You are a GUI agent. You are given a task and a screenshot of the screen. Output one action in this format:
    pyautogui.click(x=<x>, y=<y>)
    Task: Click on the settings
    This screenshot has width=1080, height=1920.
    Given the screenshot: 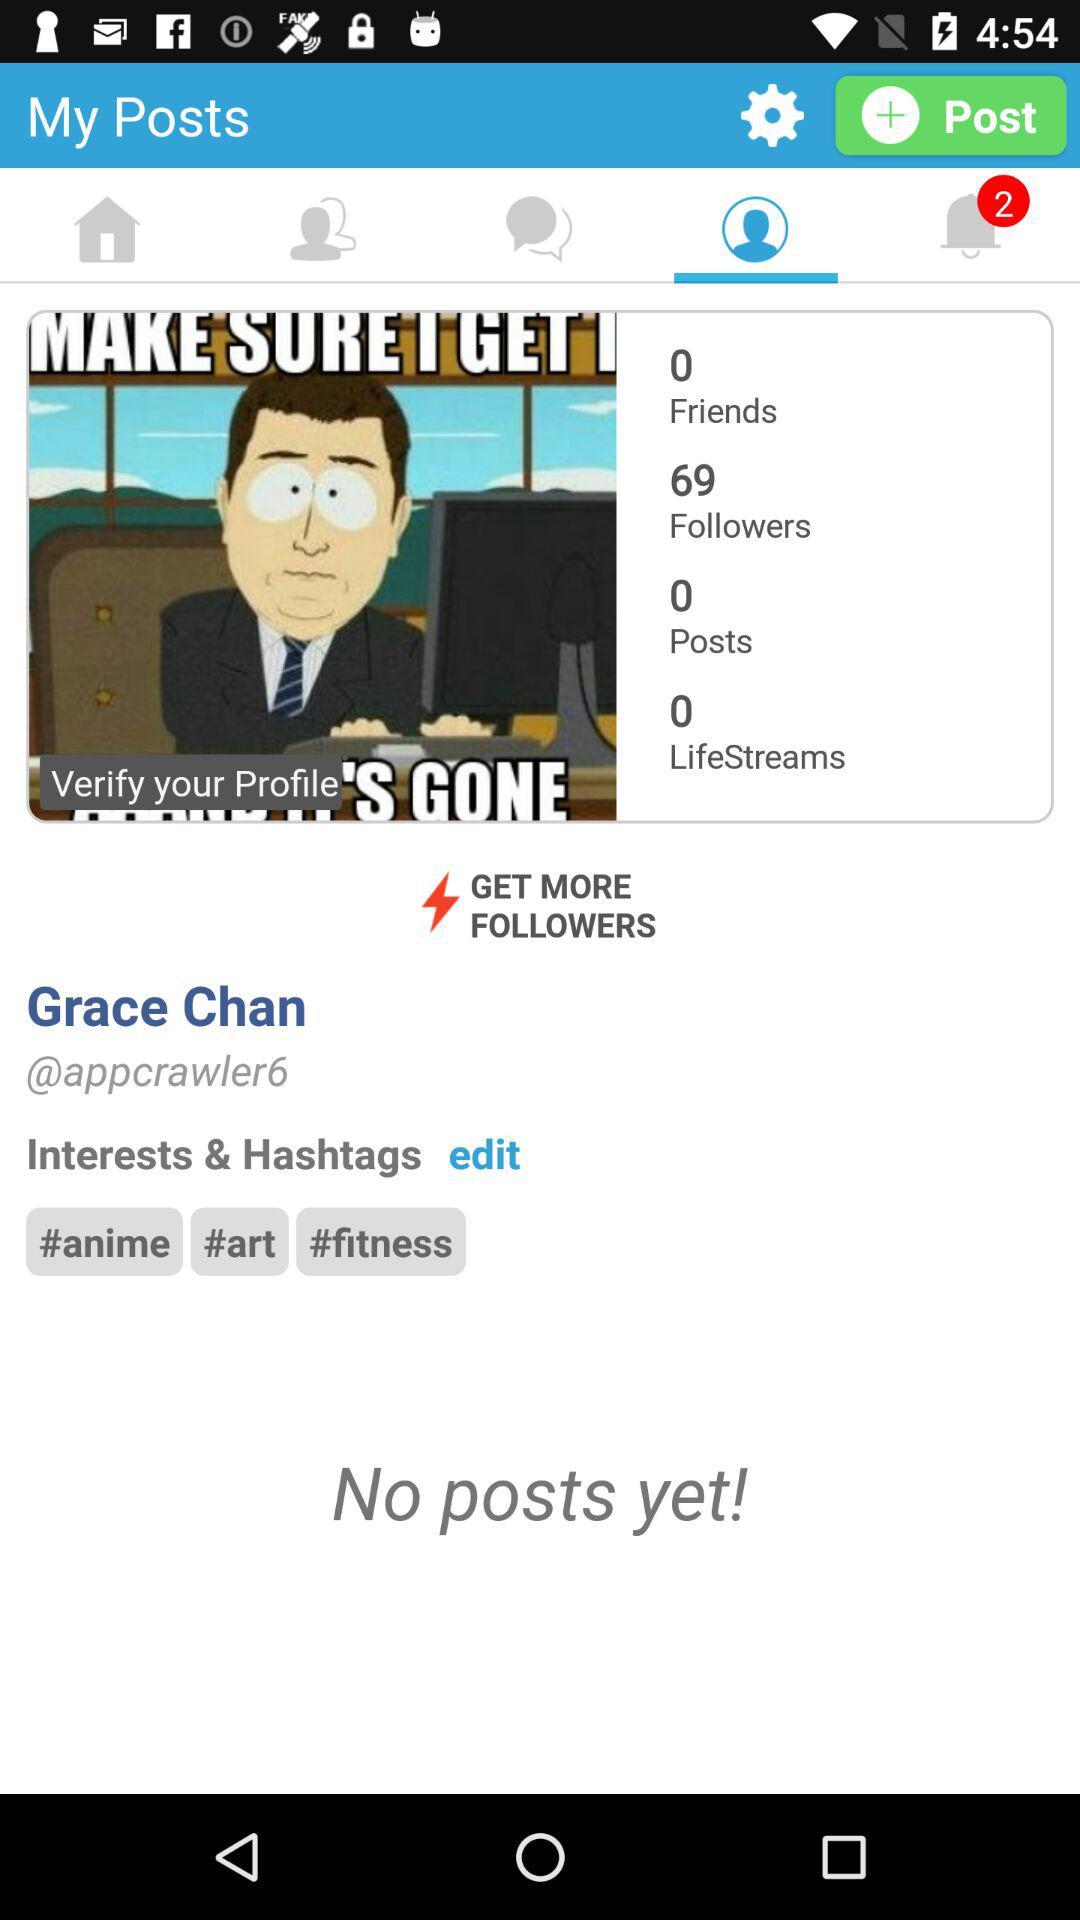 What is the action you would take?
    pyautogui.click(x=771, y=114)
    